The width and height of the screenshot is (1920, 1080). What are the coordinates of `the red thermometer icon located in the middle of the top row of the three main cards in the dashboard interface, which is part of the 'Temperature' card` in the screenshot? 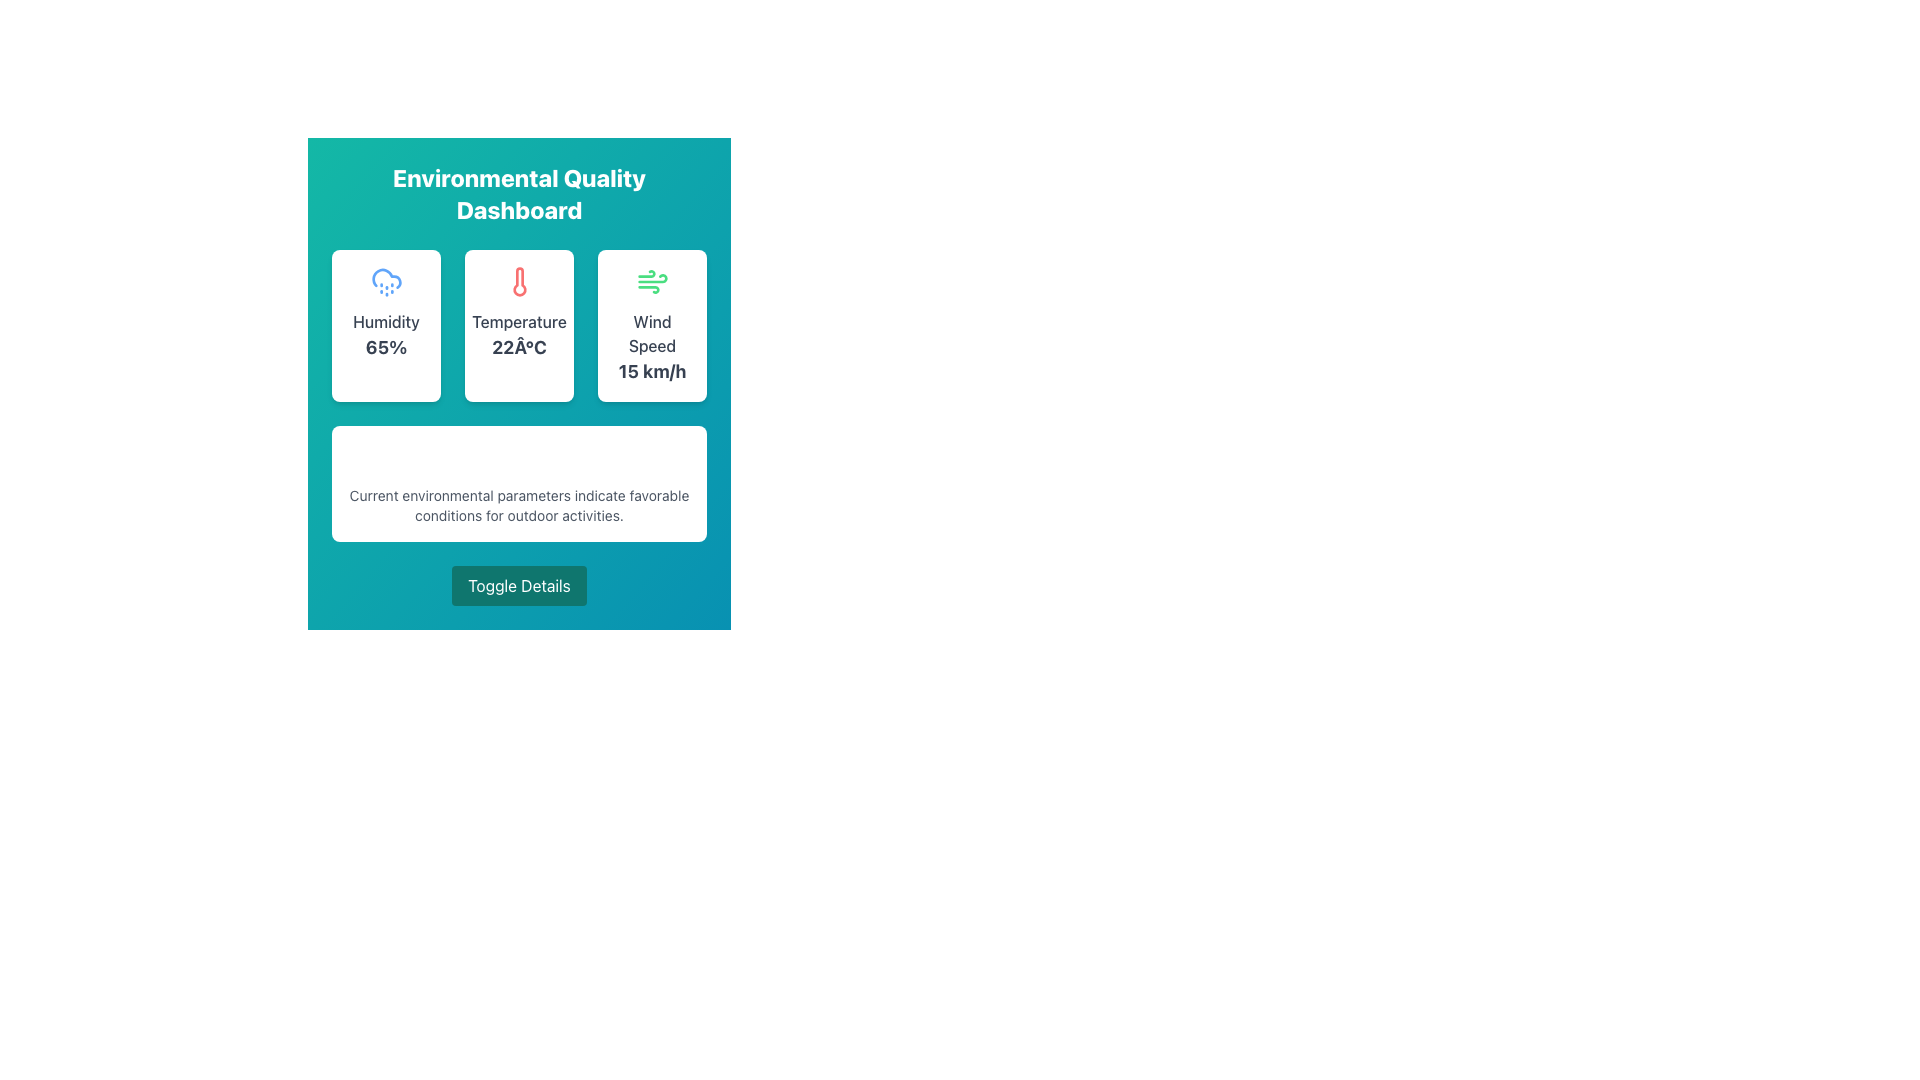 It's located at (519, 281).